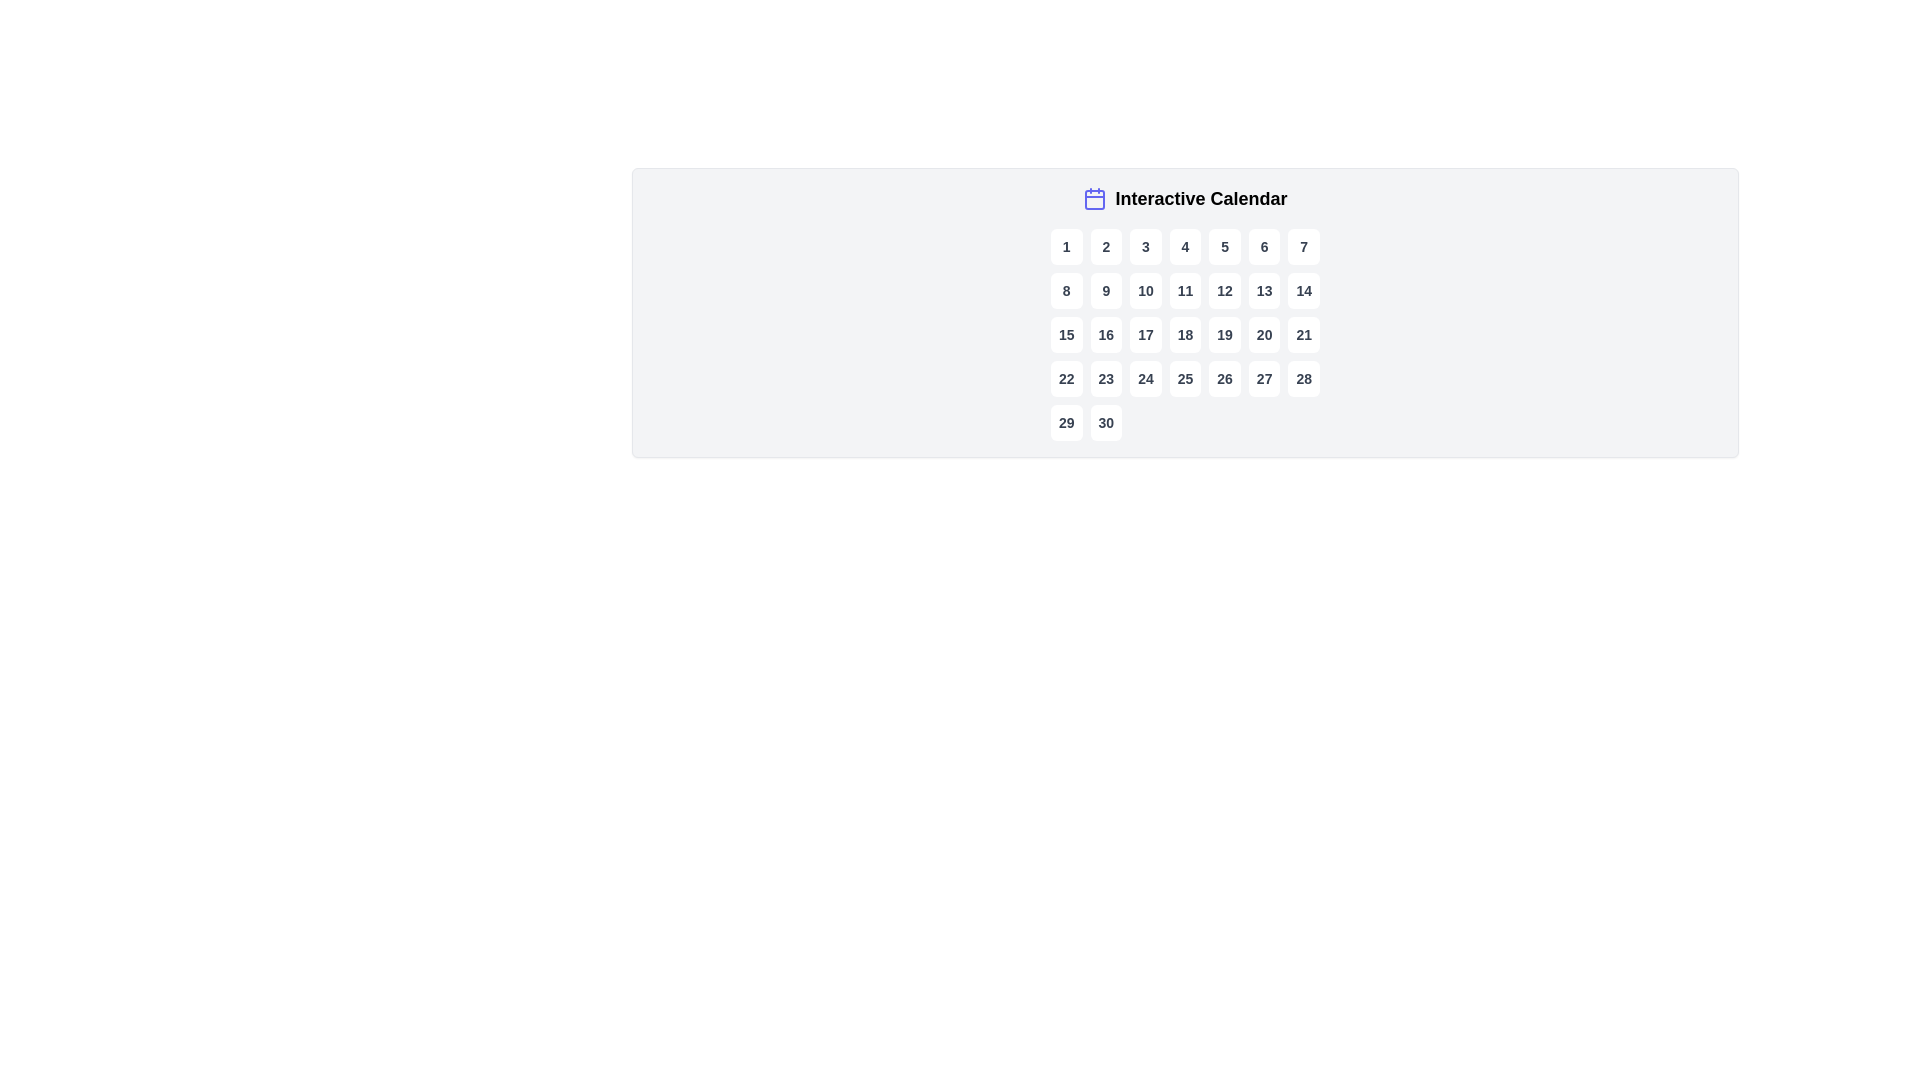  I want to click on the date button in the interactive calendar grid located beneath the 'Interactive Calendar' label, so click(1185, 334).